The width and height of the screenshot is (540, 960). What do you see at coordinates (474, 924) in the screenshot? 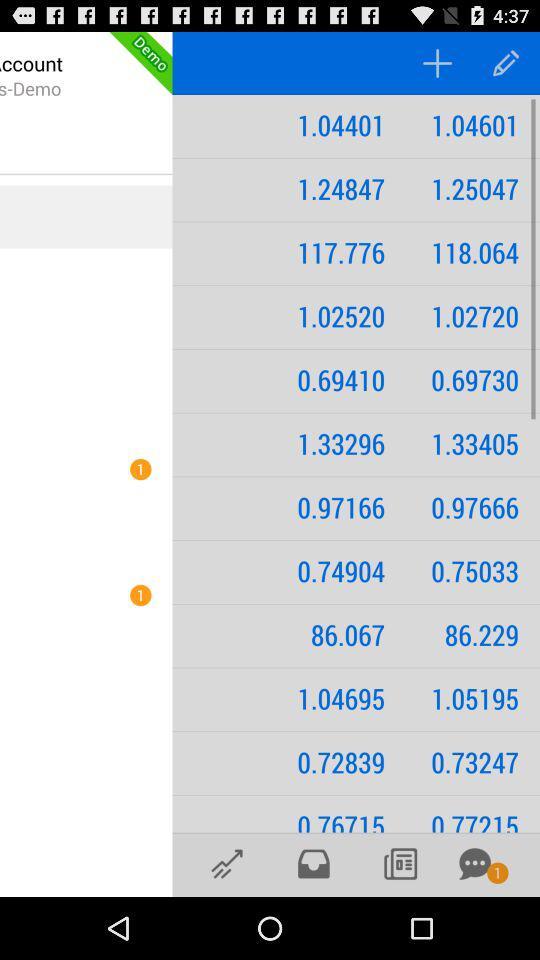
I see `the chat icon` at bounding box center [474, 924].